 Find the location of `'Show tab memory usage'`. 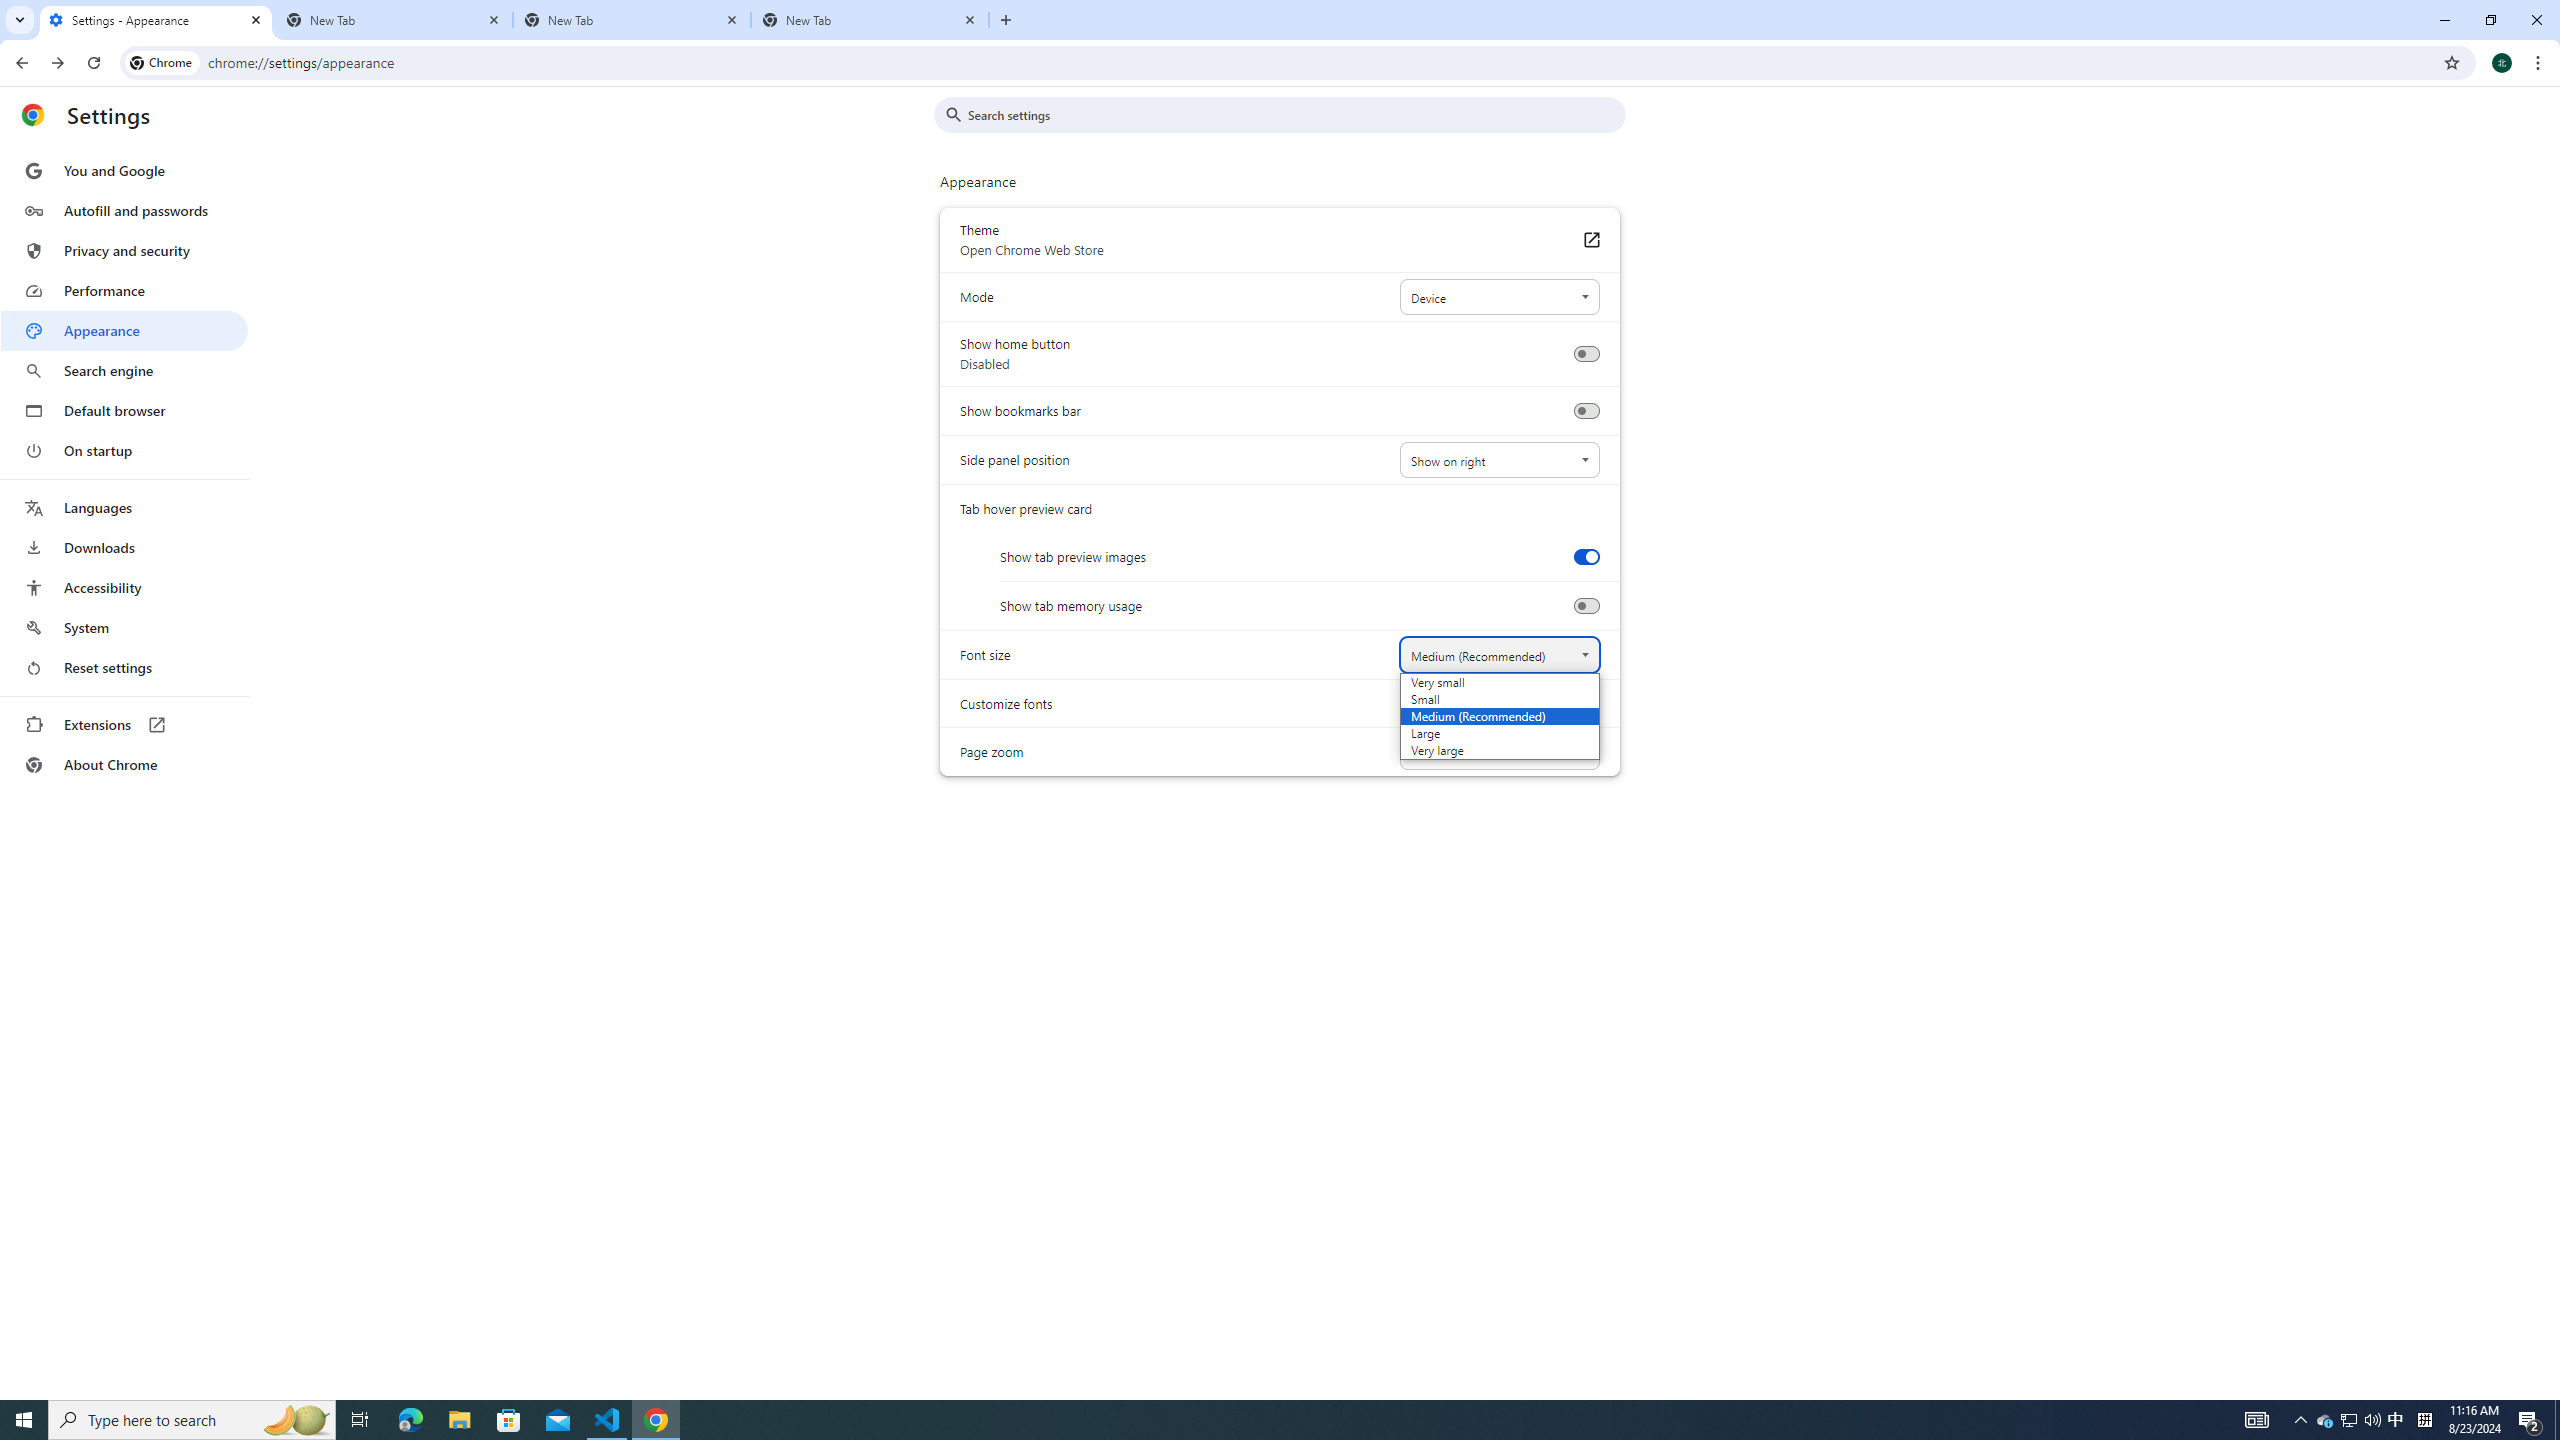

'Show tab memory usage' is located at coordinates (1585, 605).